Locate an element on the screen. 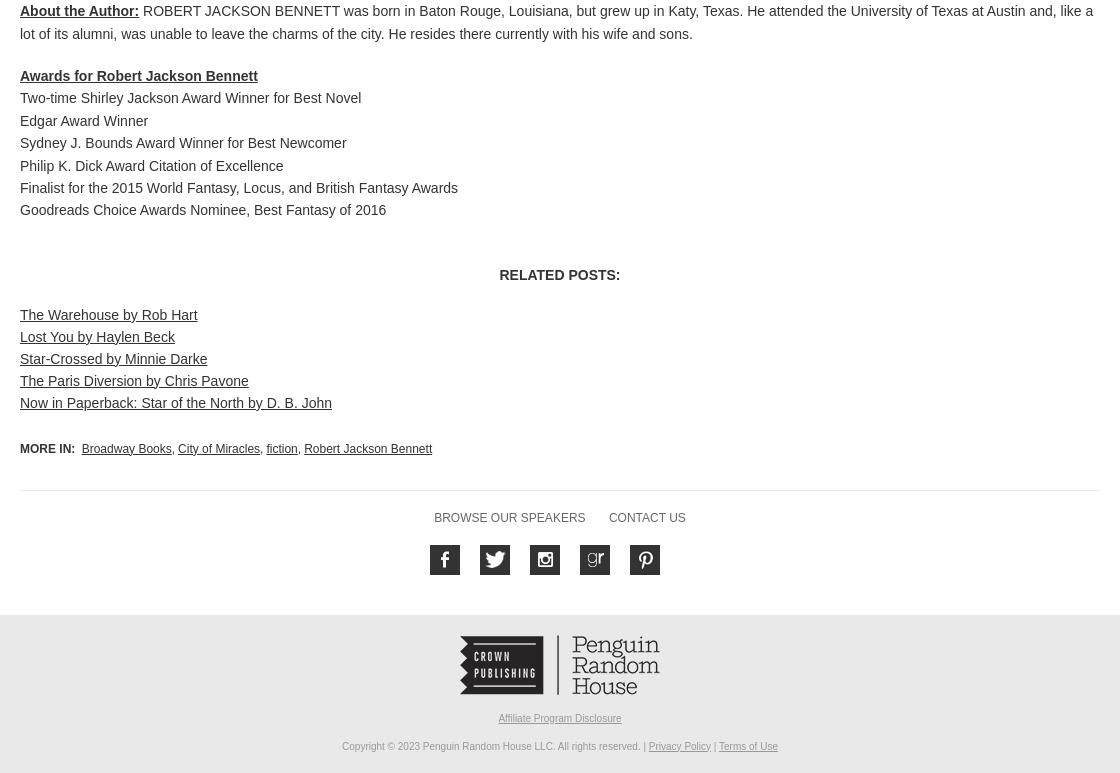 The image size is (1120, 773). 'Broadway Books' is located at coordinates (126, 448).